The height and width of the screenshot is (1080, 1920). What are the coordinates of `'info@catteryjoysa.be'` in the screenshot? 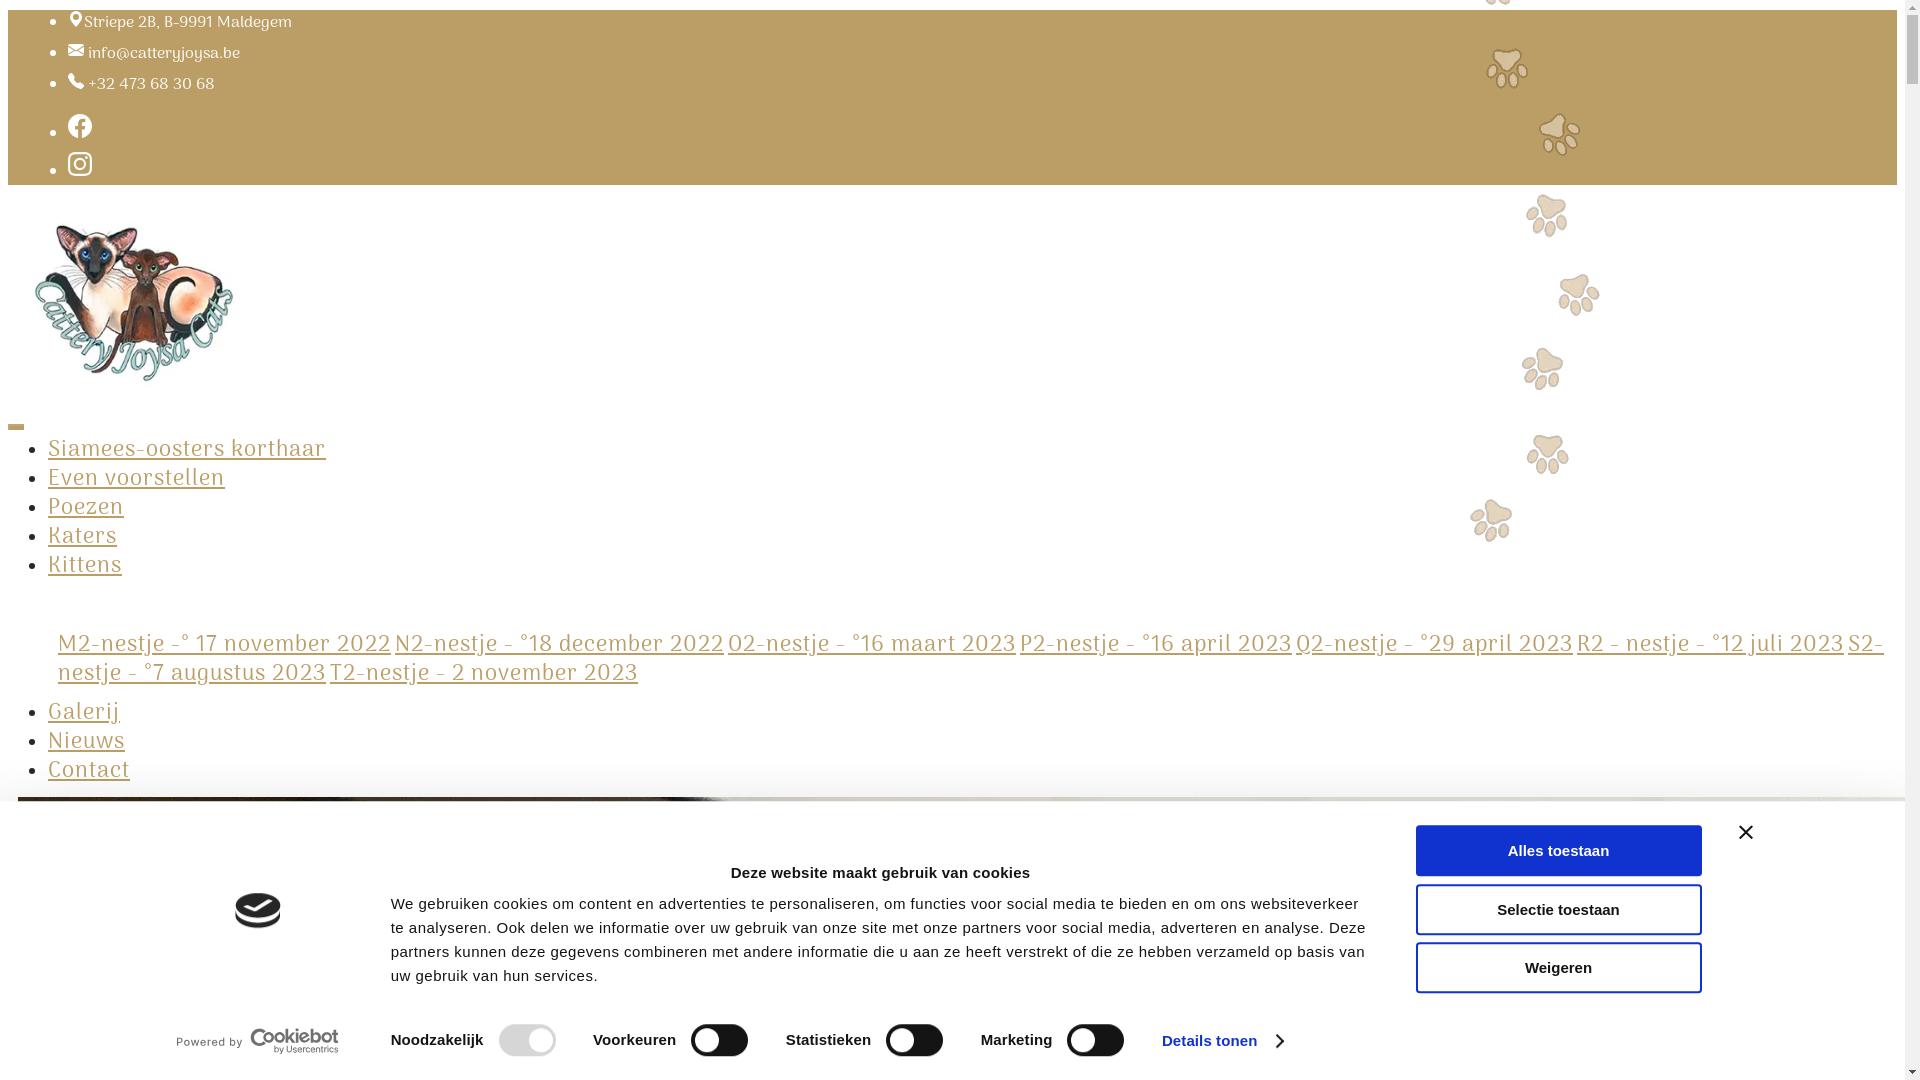 It's located at (163, 53).